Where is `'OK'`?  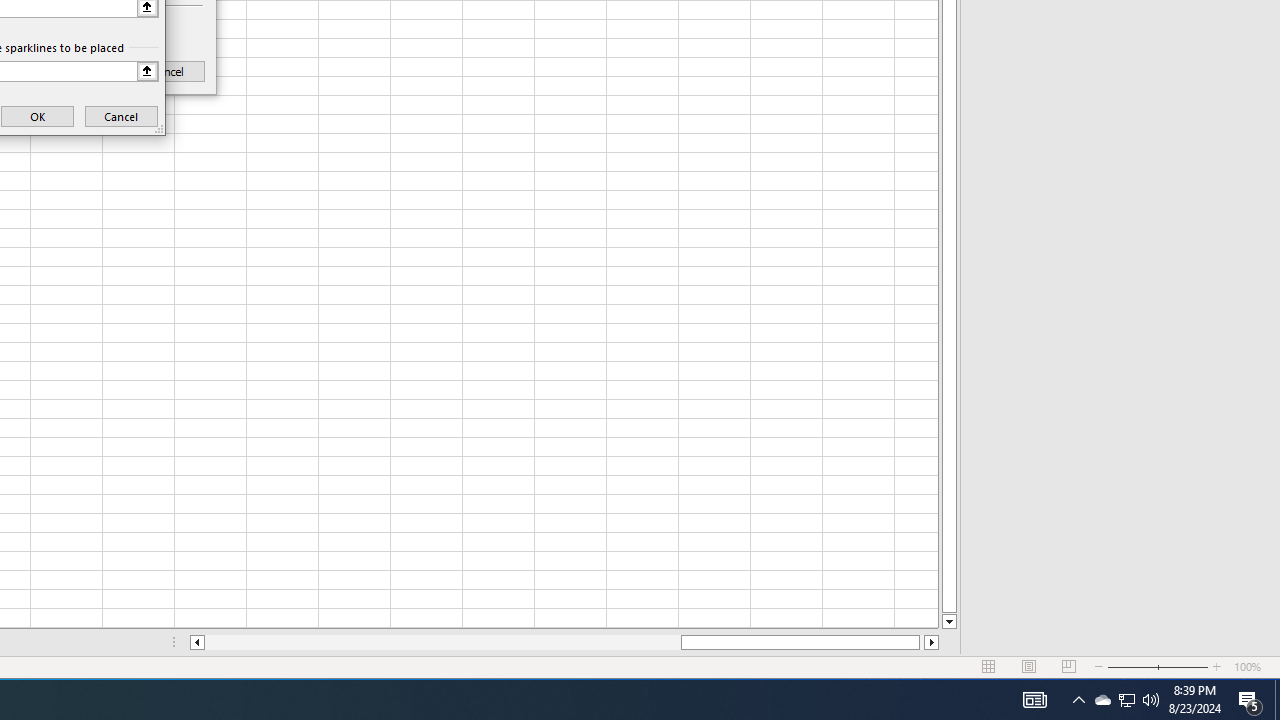
'OK' is located at coordinates (37, 116).